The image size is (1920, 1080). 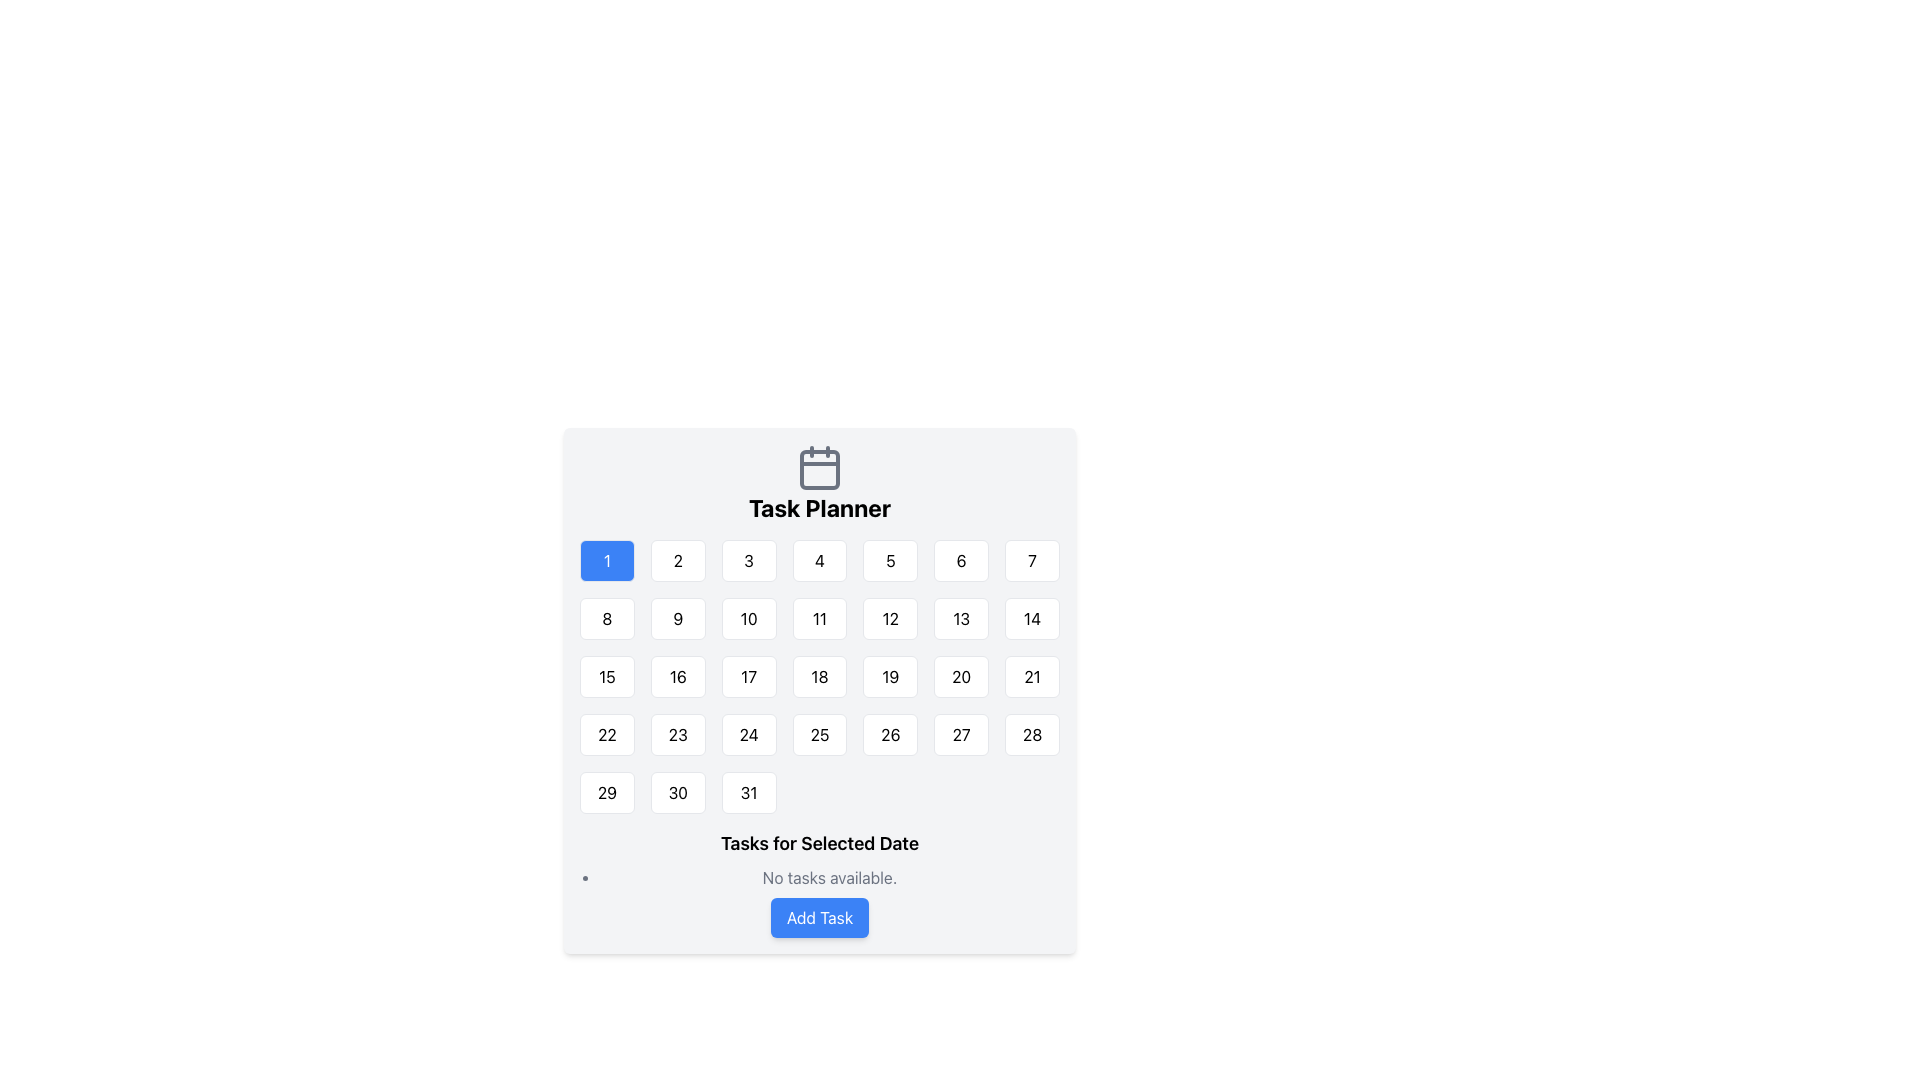 What do you see at coordinates (820, 918) in the screenshot?
I see `the 'Add Task' button, which is a rectangular button with a blue background and white text located below the 'Tasks for Selected Date' header and the text 'No tasks available.'` at bounding box center [820, 918].